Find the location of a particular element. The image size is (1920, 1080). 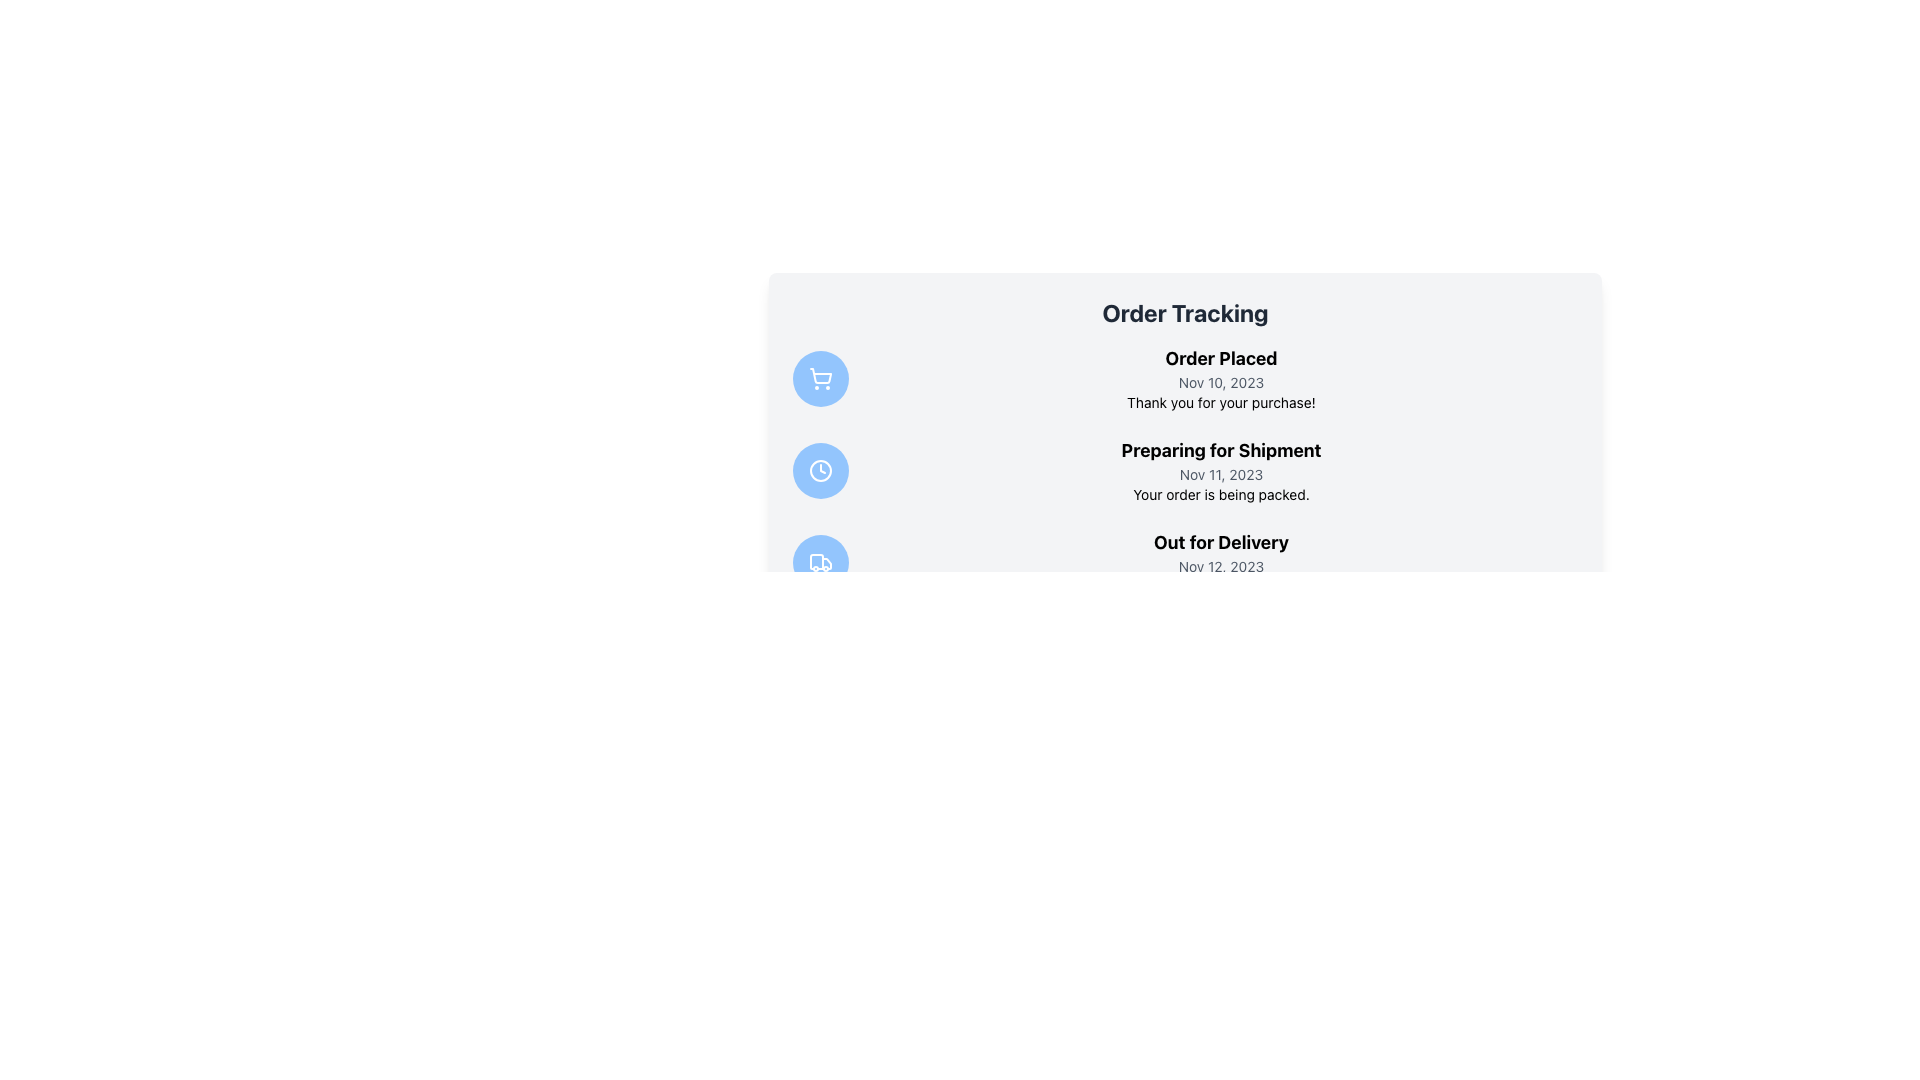

the status of the 'Order Placed' icon, which is the first circular button on the left side of the interface, representing the status of the initial phase in the order tracking process is located at coordinates (820, 378).